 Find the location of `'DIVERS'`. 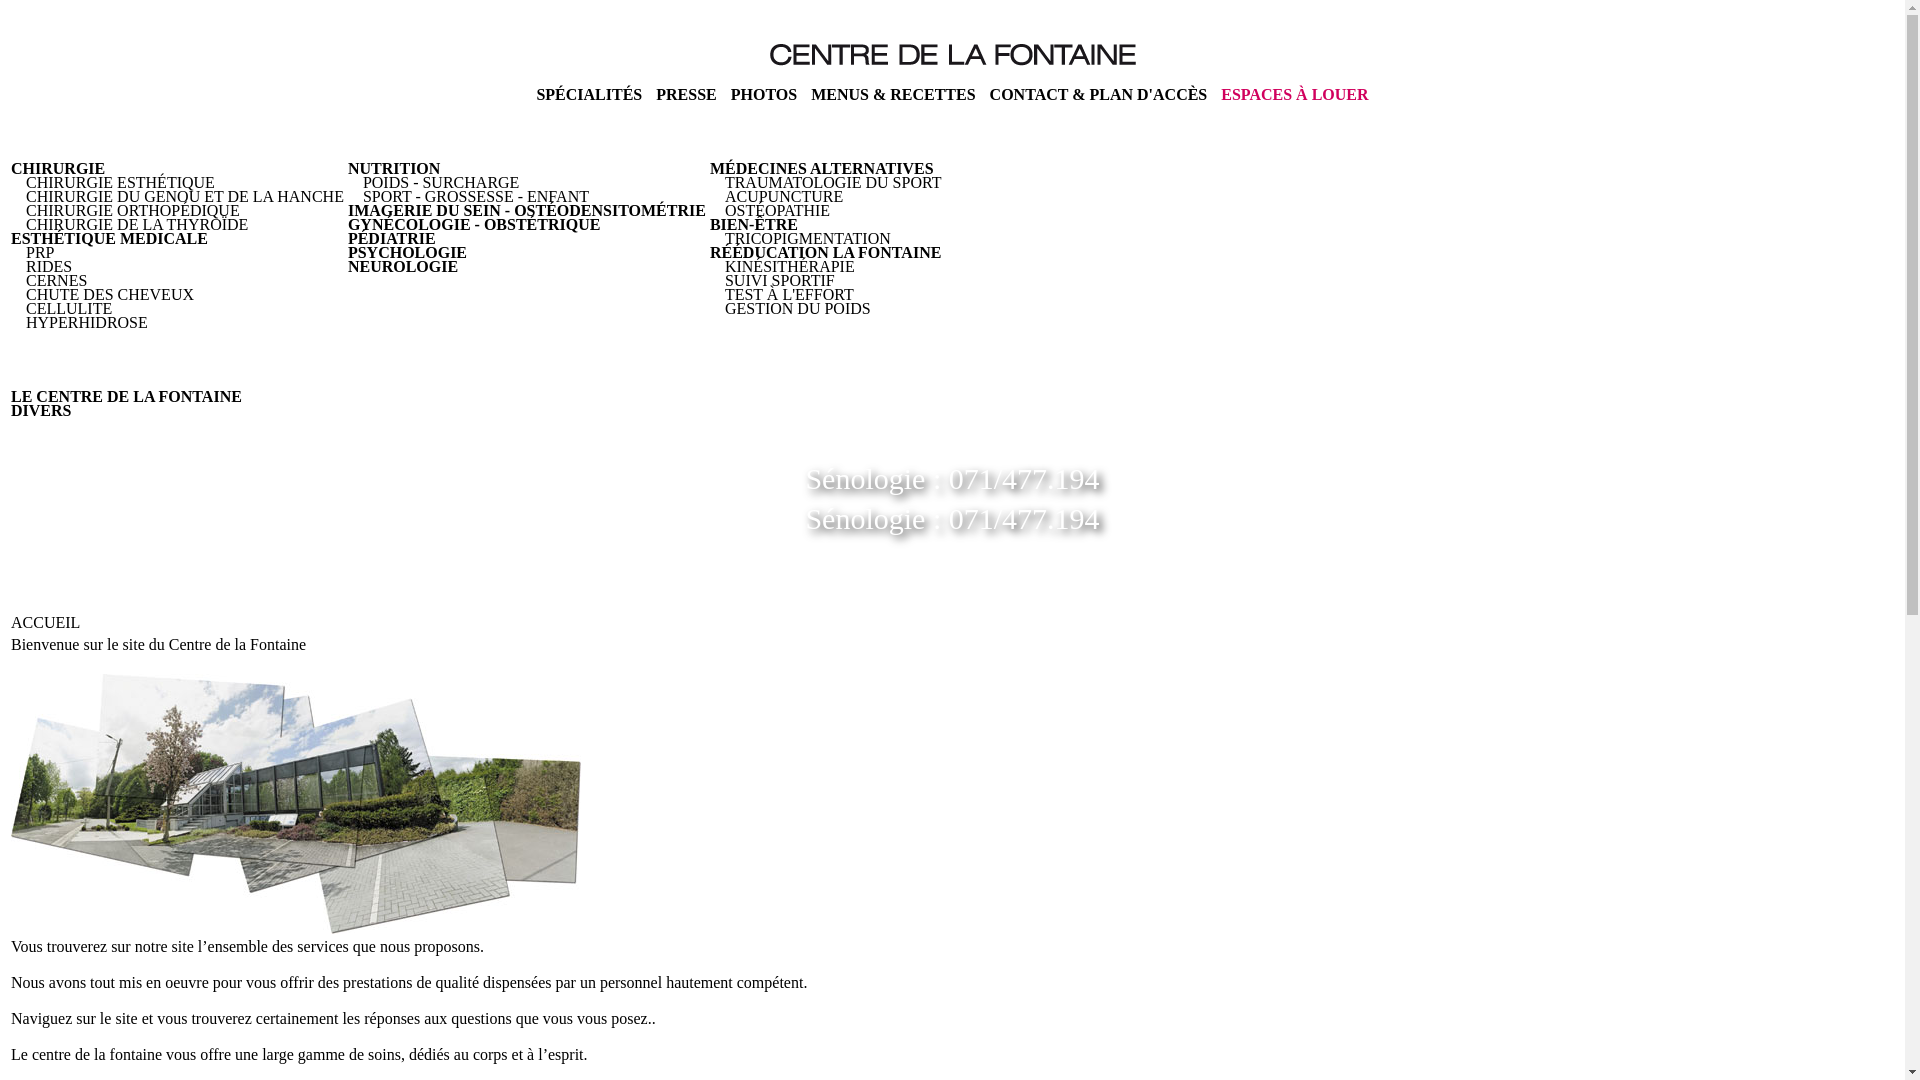

'DIVERS' is located at coordinates (41, 409).